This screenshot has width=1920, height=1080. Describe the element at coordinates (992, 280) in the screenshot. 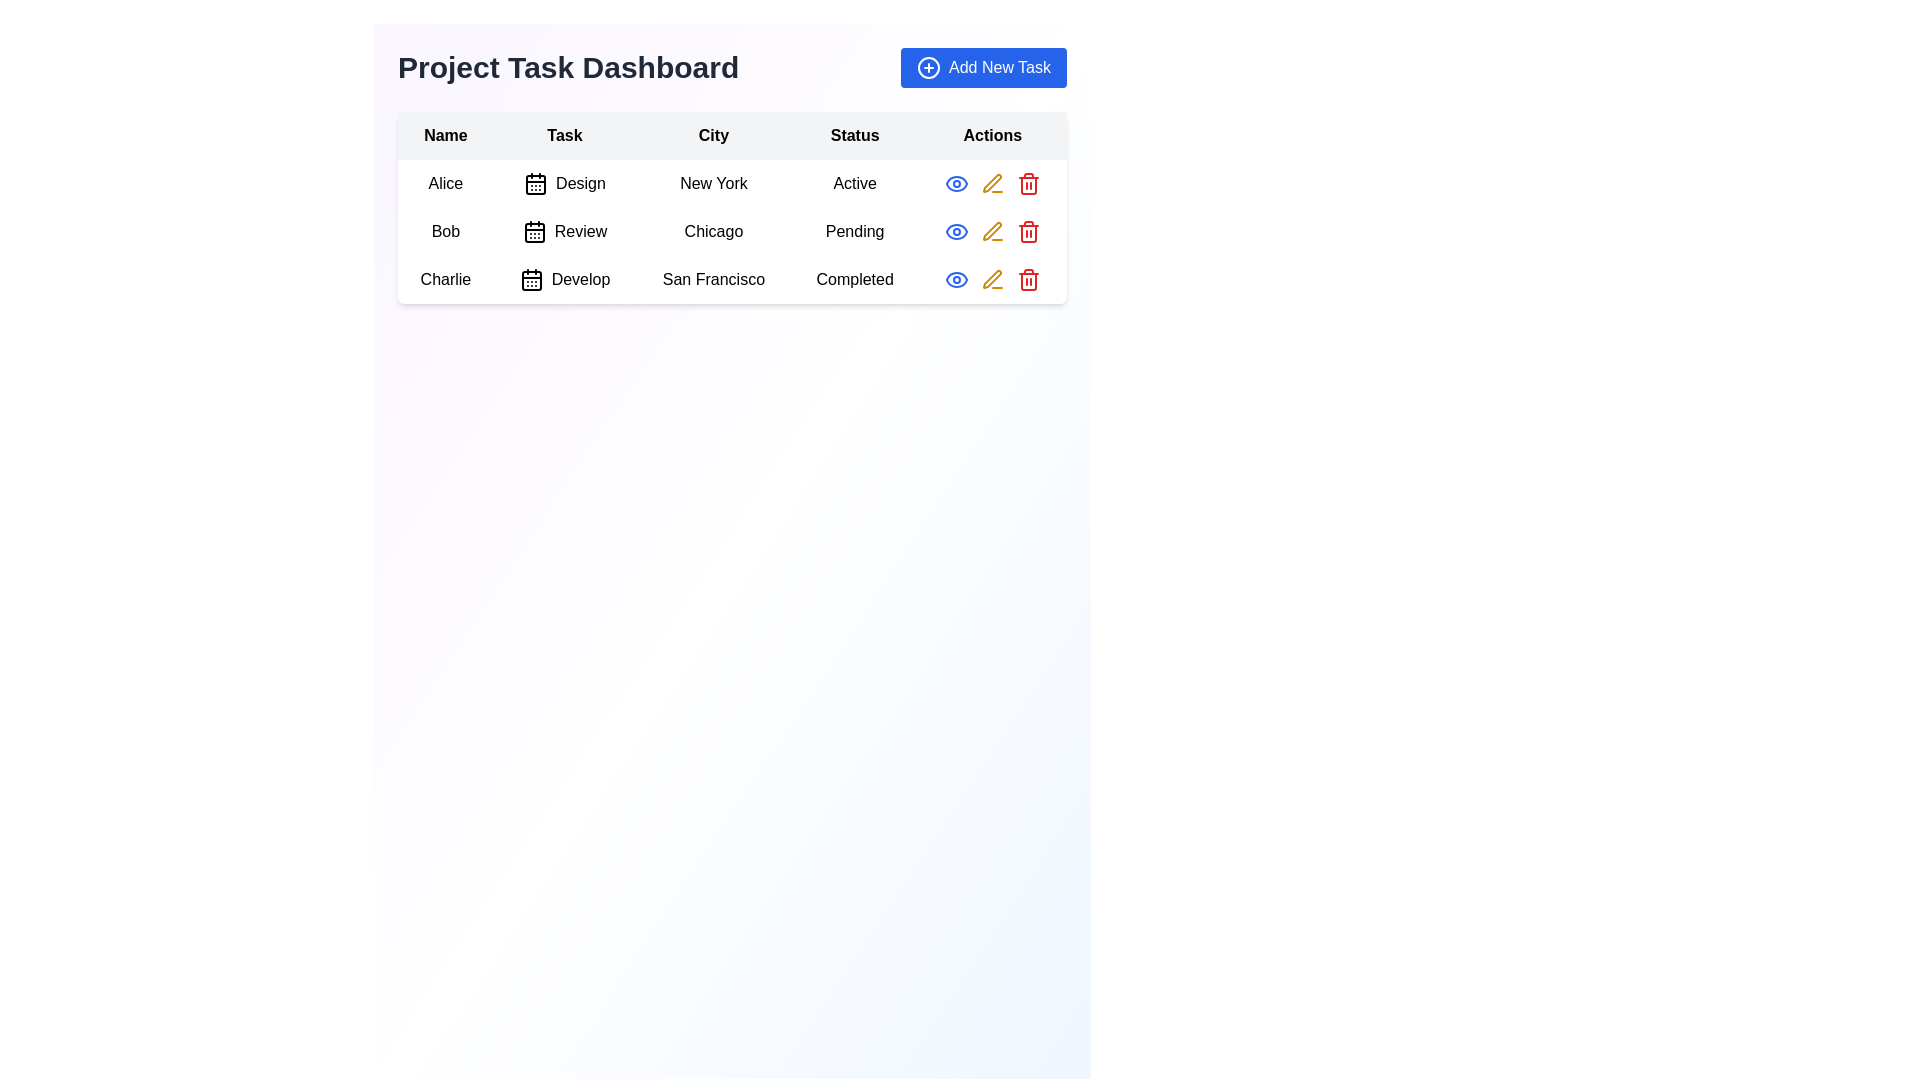

I see `the grouped action buttons with icons located in the 'Actions' column of the row titled 'Charlie - Develop - San Francisco - Completed'` at that location.